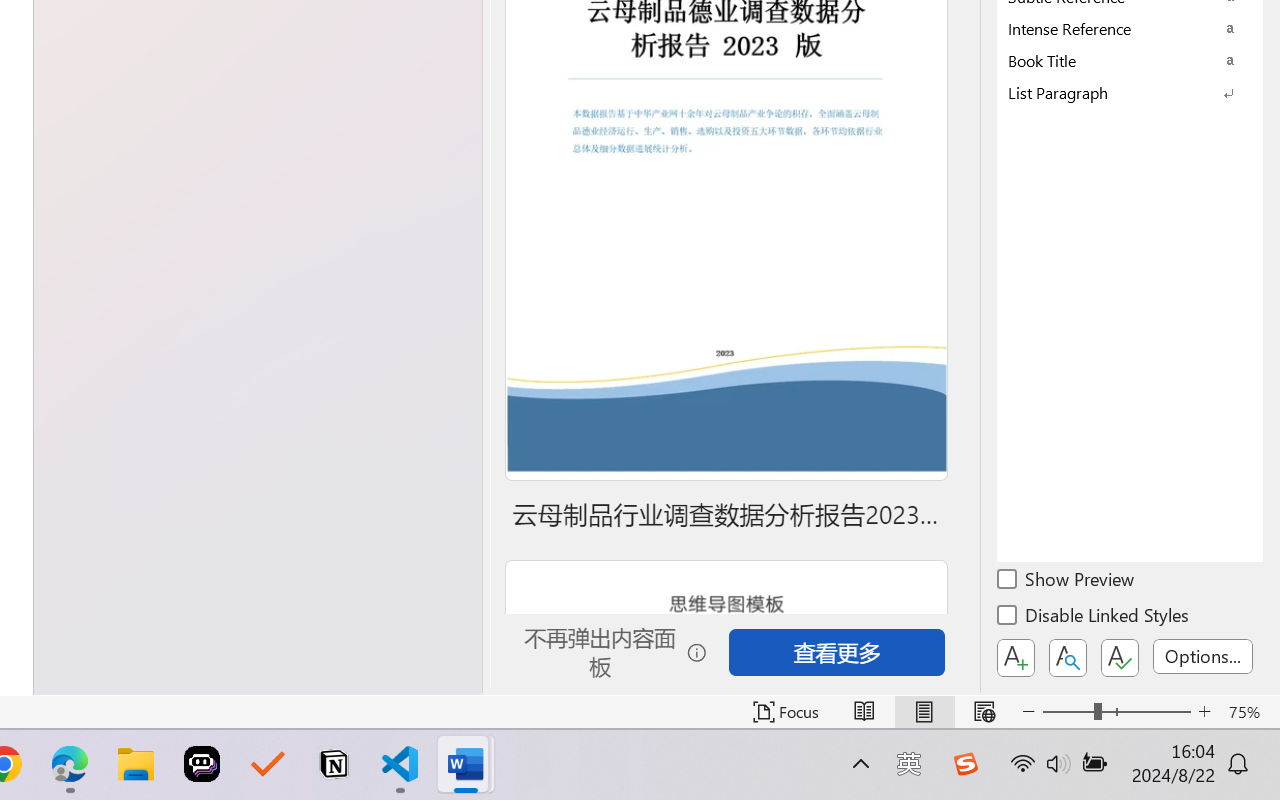 The height and width of the screenshot is (800, 1280). What do you see at coordinates (1067, 711) in the screenshot?
I see `'Zoom Out'` at bounding box center [1067, 711].